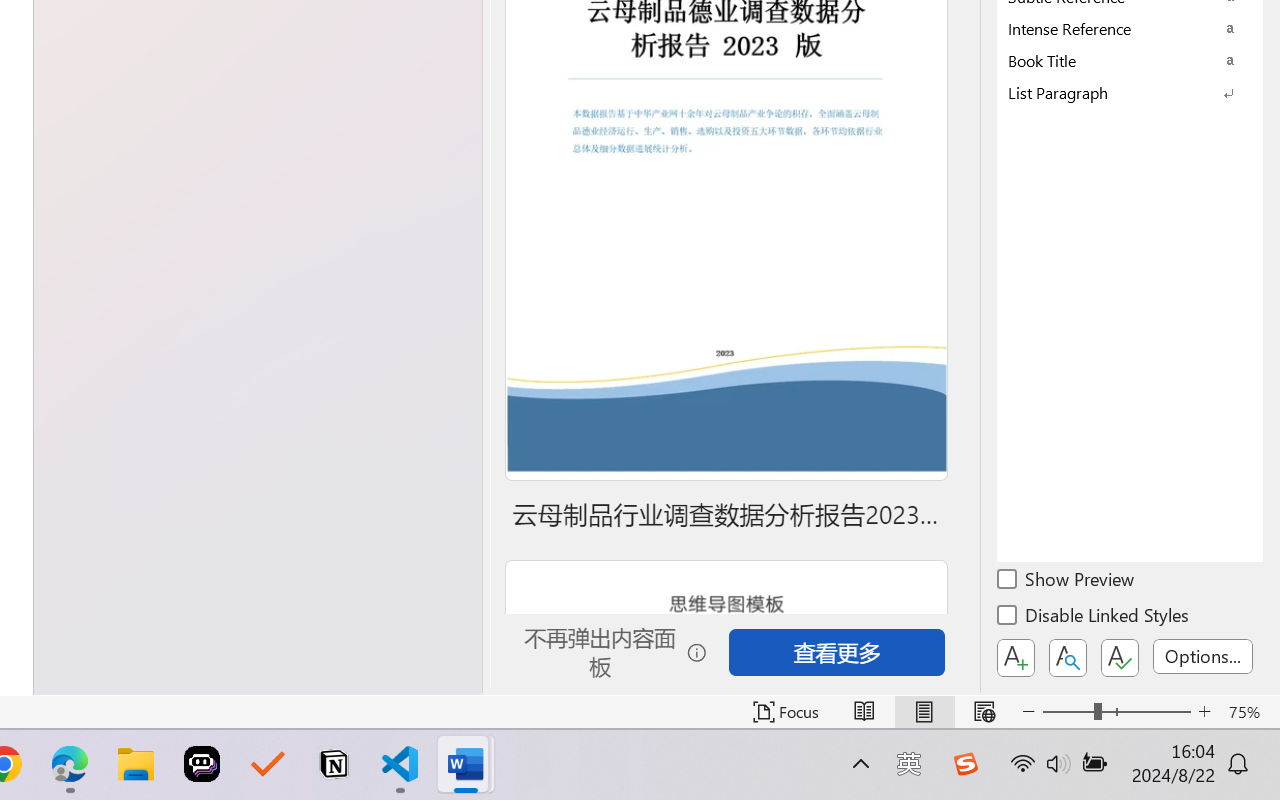 The height and width of the screenshot is (800, 1280). What do you see at coordinates (1067, 711) in the screenshot?
I see `'Zoom Out'` at bounding box center [1067, 711].